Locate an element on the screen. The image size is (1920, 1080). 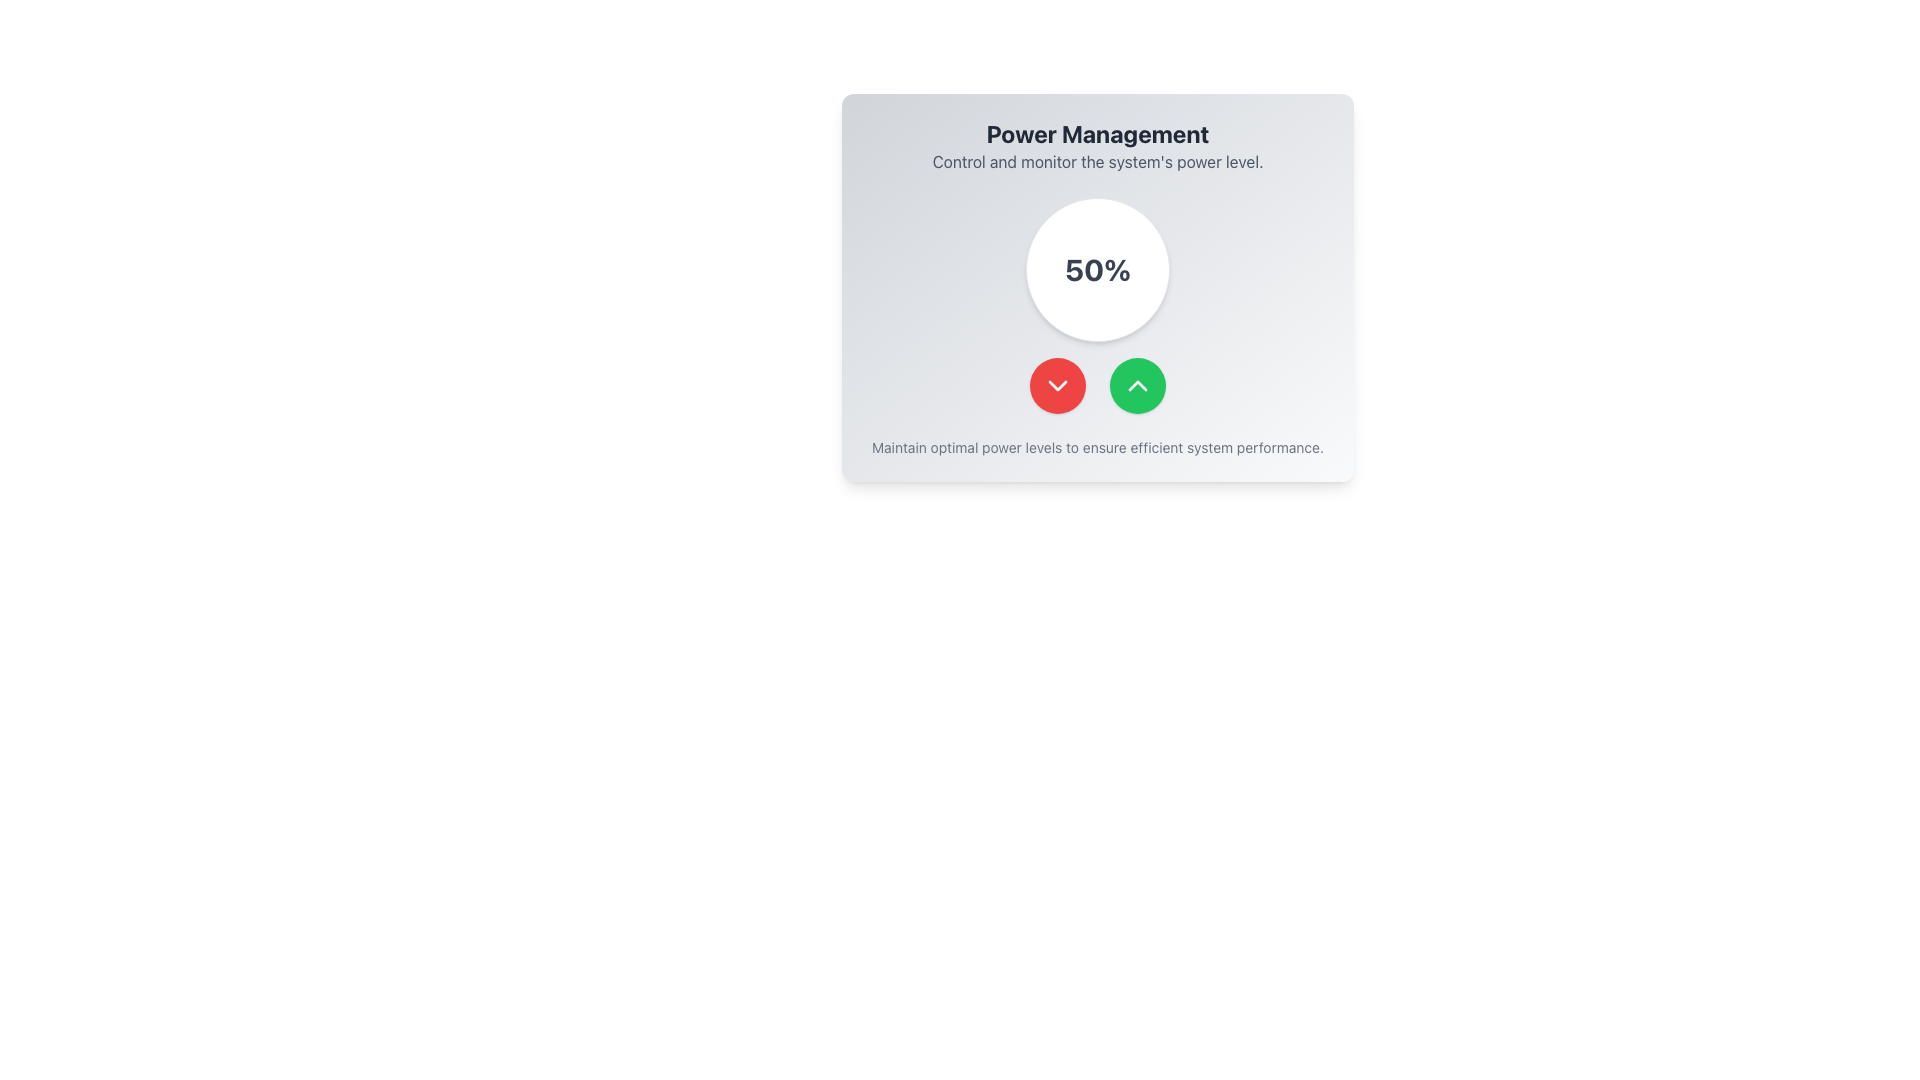
text element displaying 'Control and monitor the system's power level.' located below the title 'Power Management' is located at coordinates (1097, 161).